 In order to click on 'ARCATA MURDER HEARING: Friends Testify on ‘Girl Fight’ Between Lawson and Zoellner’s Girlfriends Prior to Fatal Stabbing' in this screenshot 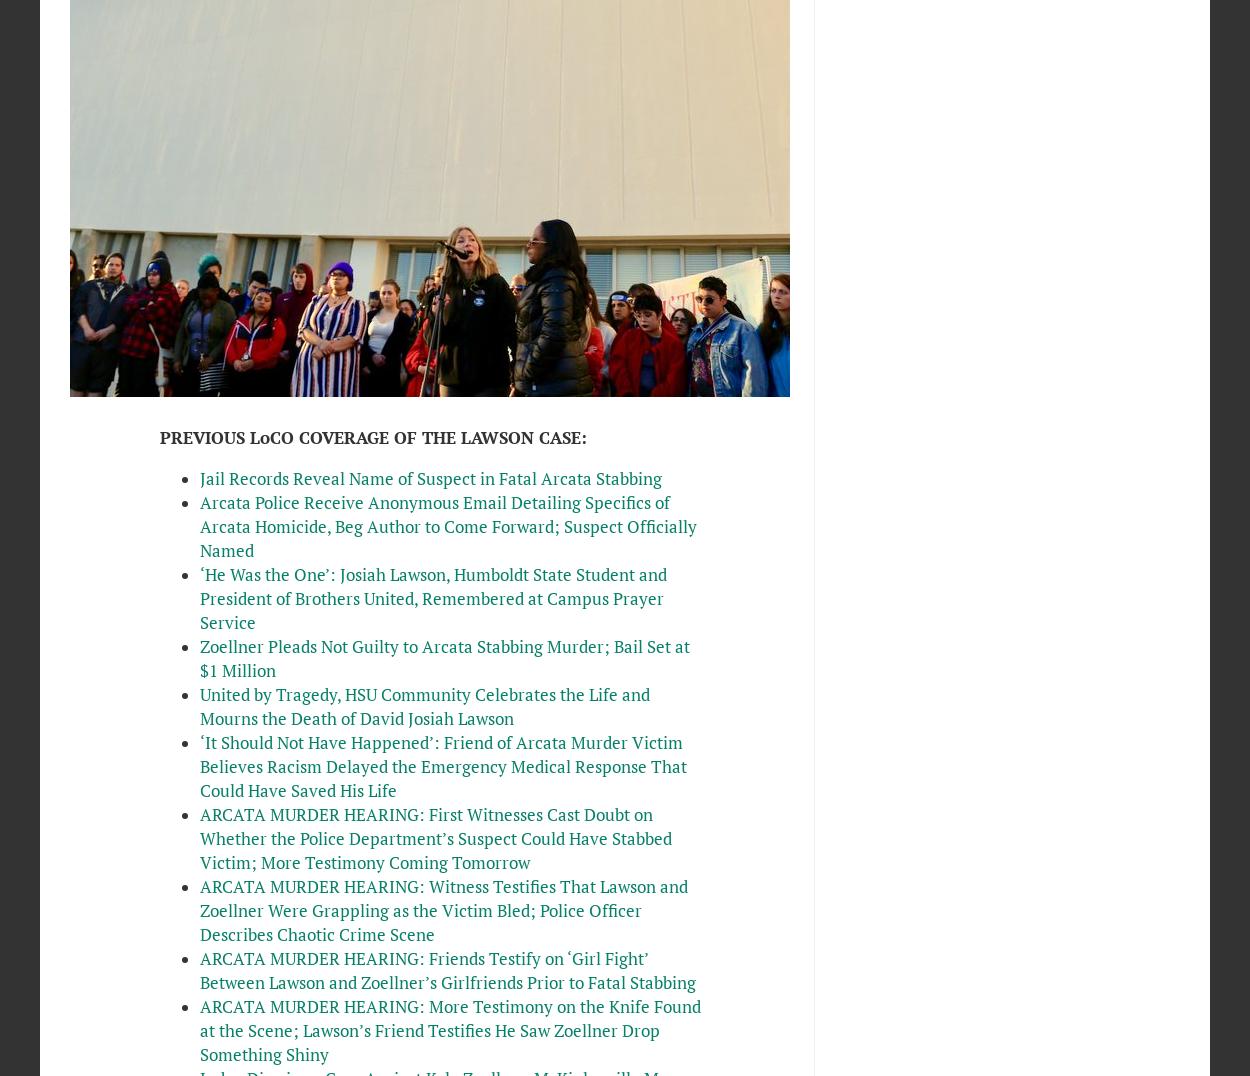, I will do `click(445, 970)`.